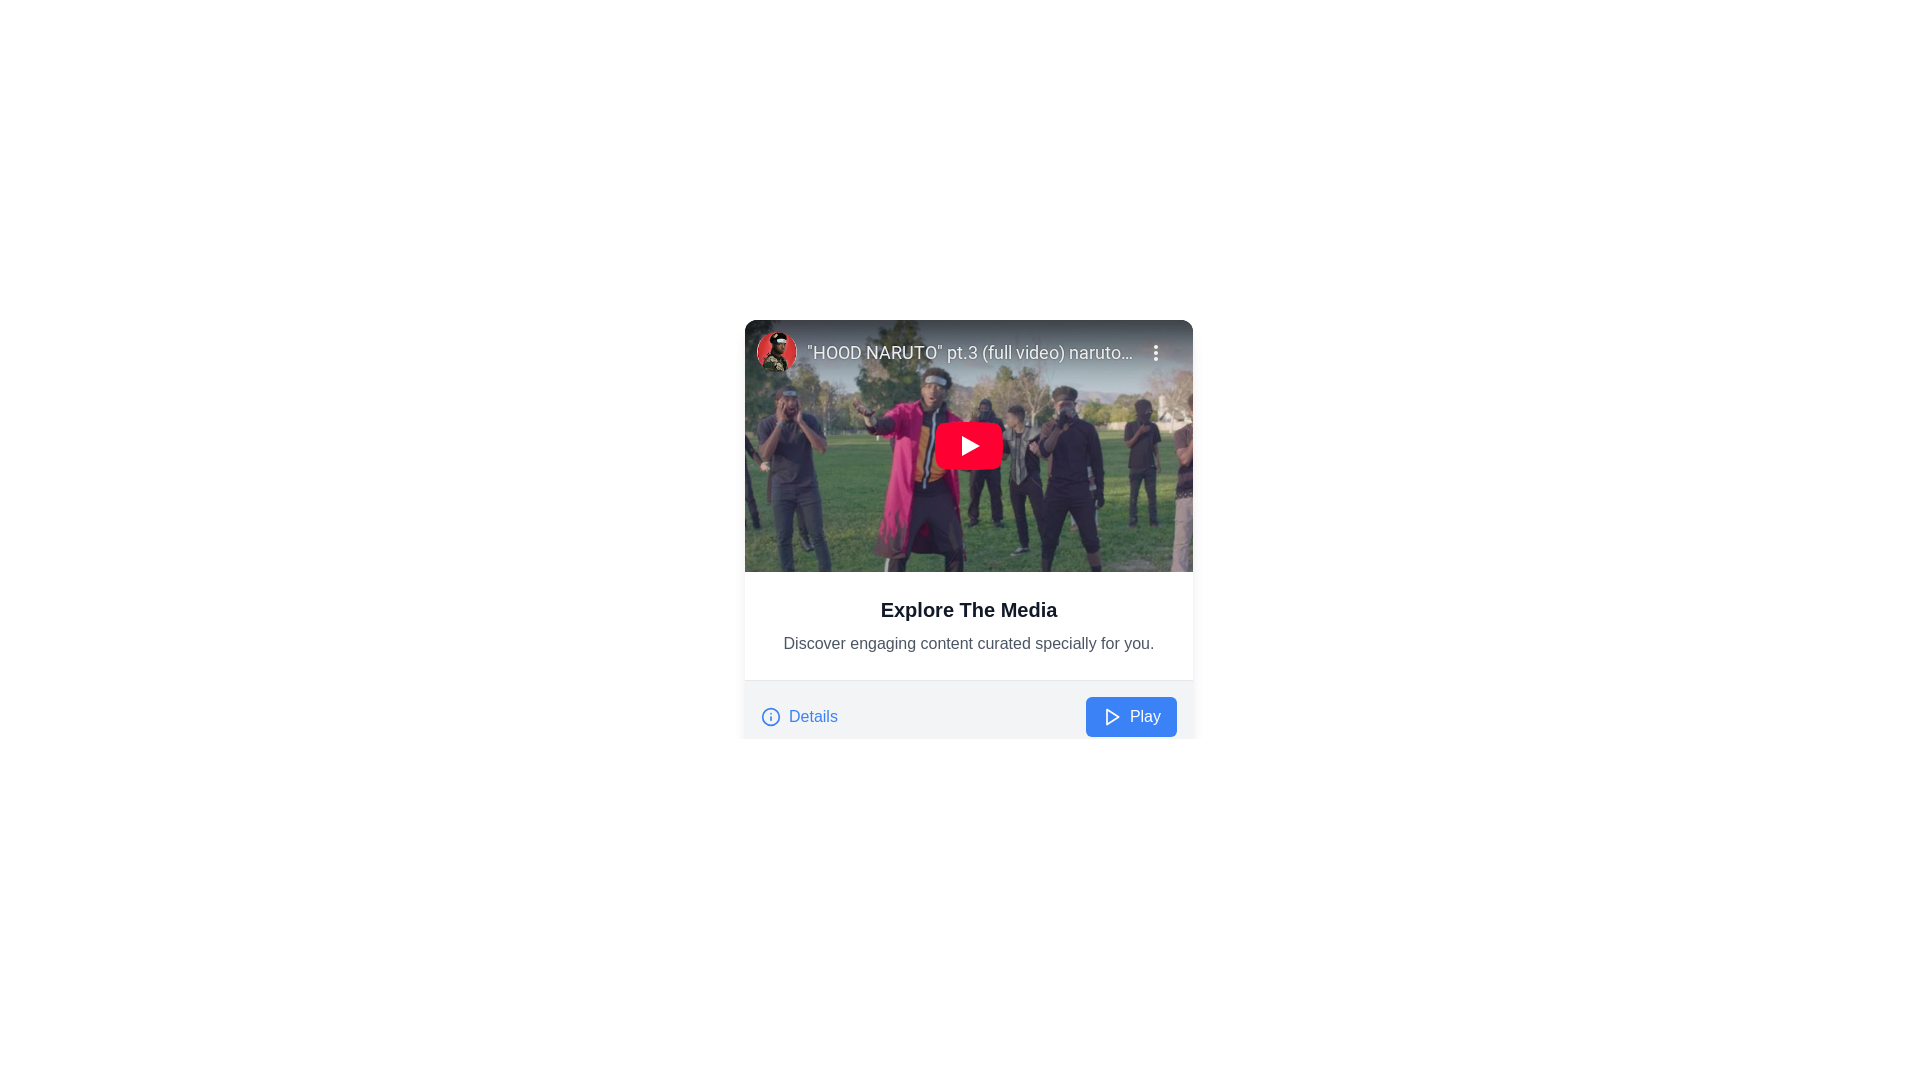  Describe the element at coordinates (969, 644) in the screenshot. I see `the text block that reads 'Discover engaging content curated specially for you.' which is styled in gray and positioned below the 'Explore The Media' heading` at that location.